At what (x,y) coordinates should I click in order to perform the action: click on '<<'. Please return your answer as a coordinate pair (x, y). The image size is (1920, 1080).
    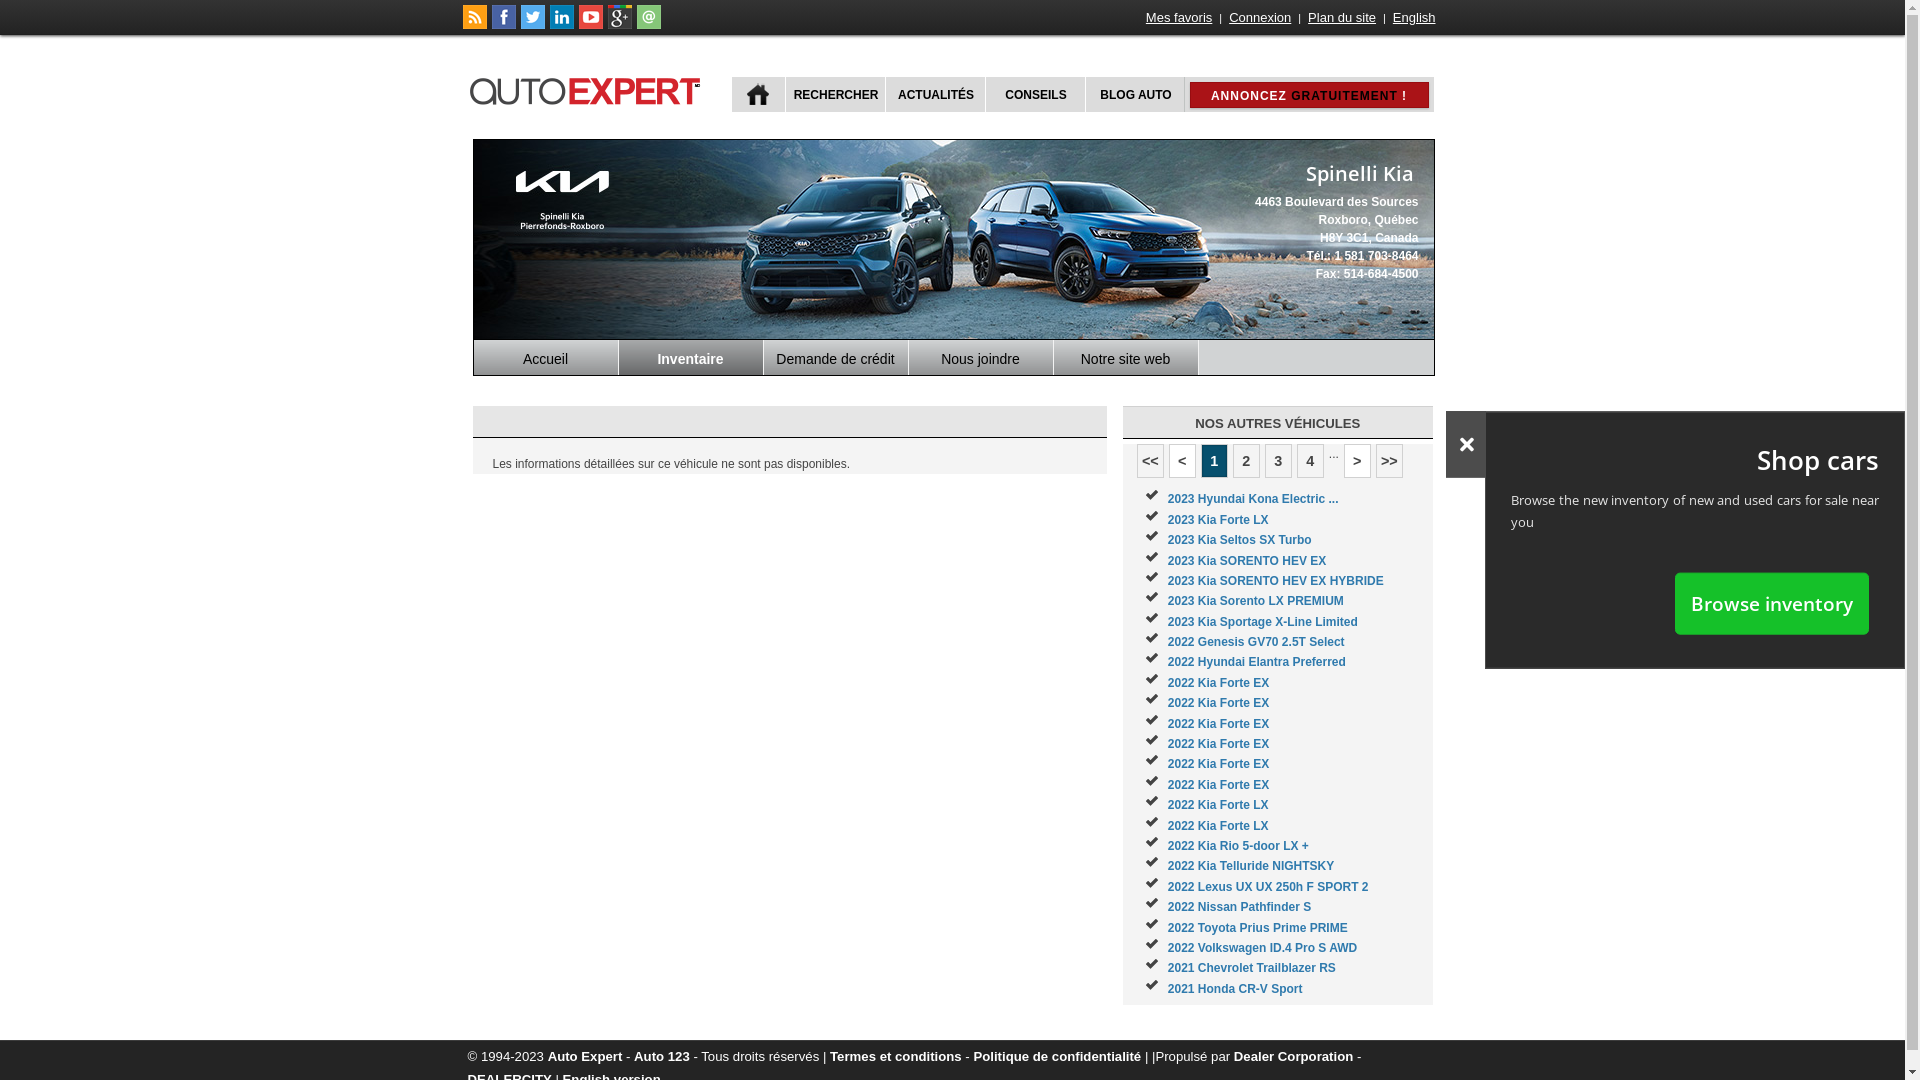
    Looking at the image, I should click on (1150, 461).